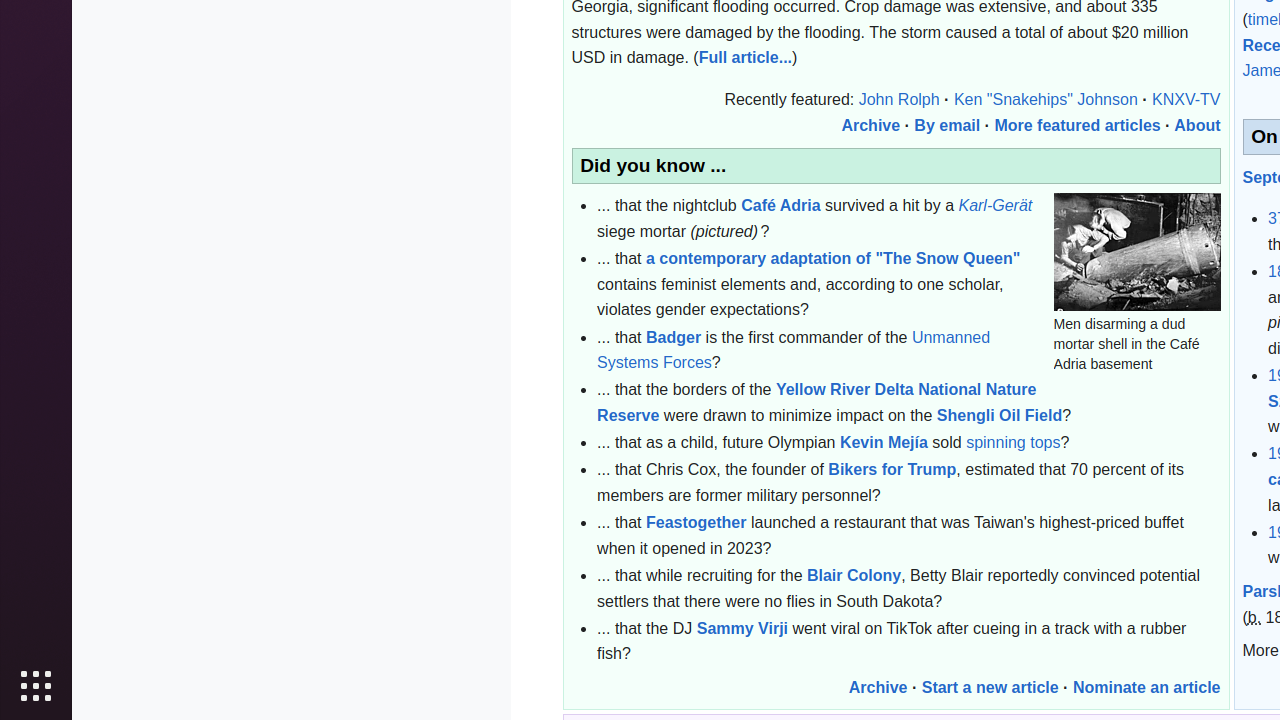 This screenshot has height=720, width=1280. Describe the element at coordinates (854, 574) in the screenshot. I see `'Blair Colony'` at that location.